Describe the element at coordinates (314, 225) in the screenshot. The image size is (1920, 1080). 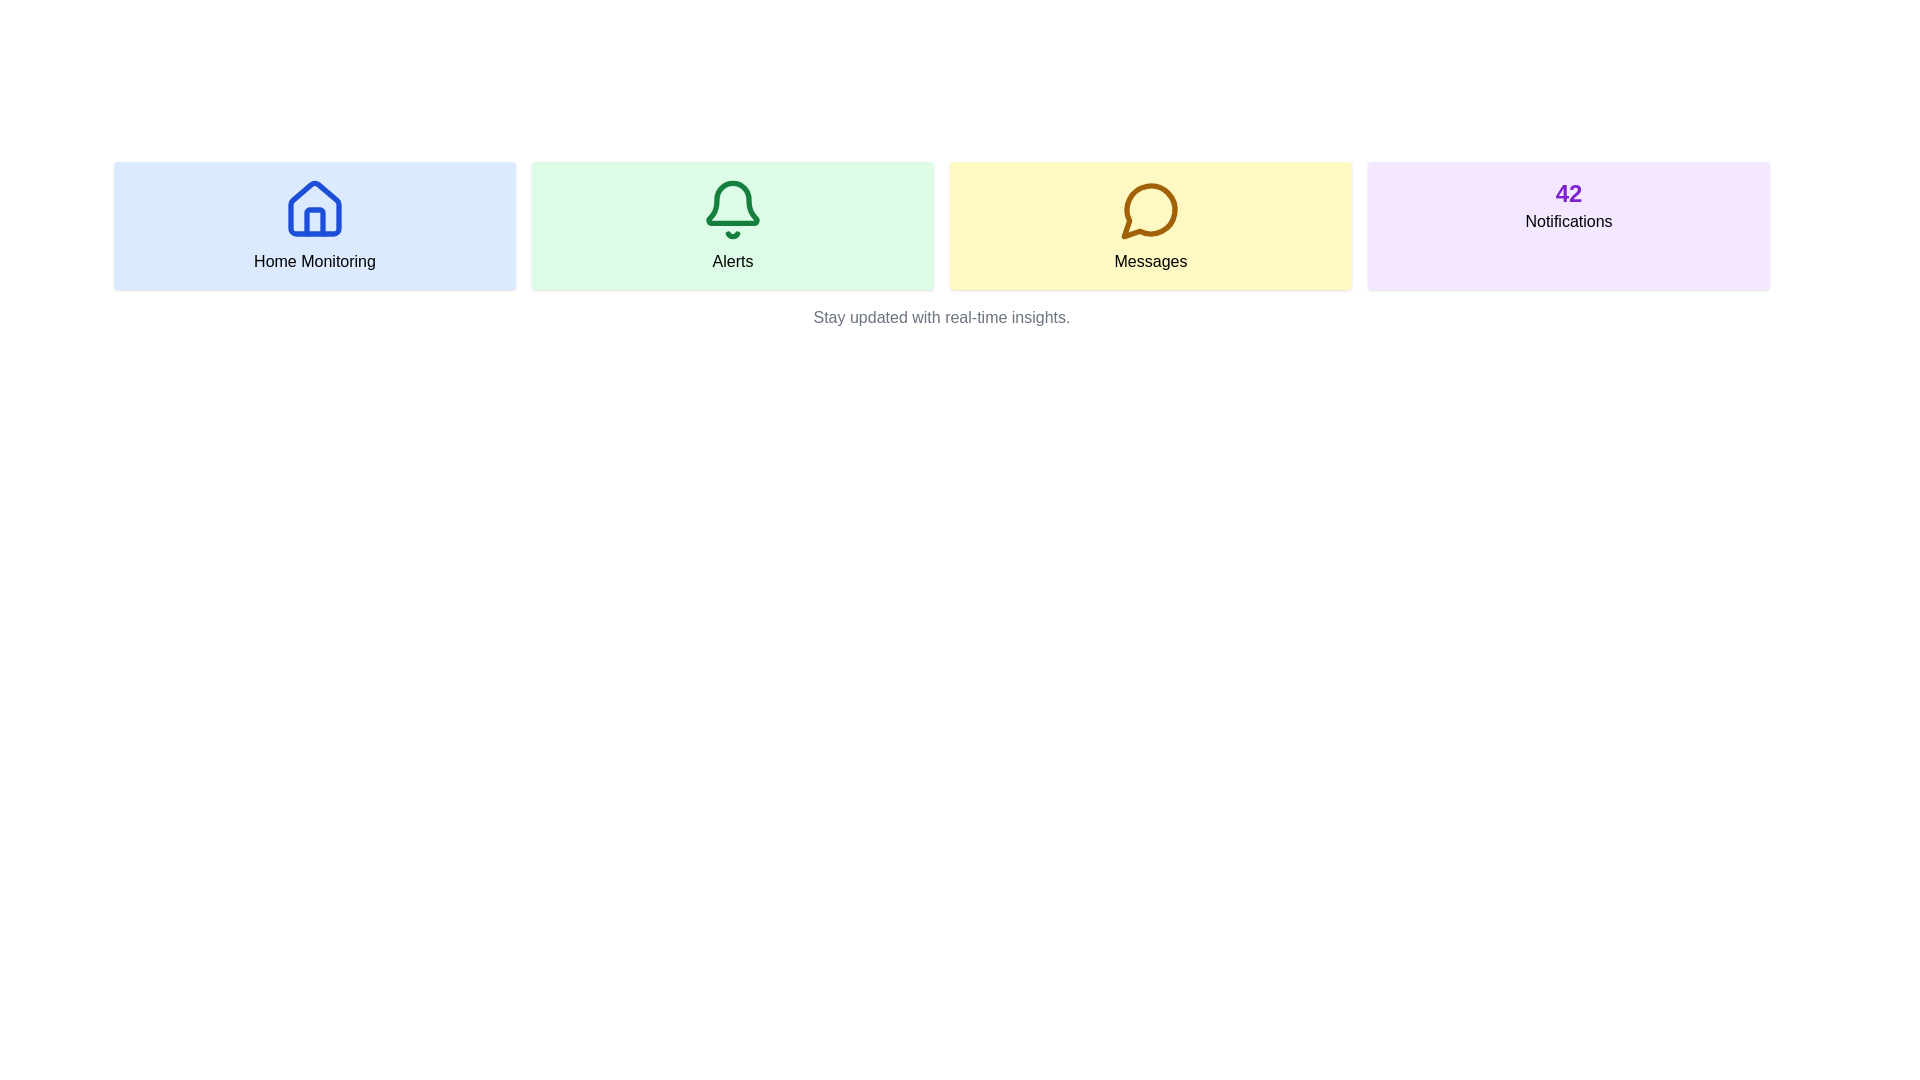
I see `the 'Home Monitoring' informational card located at the top-left side of the grid, which is the first among four similar rectangular elements` at that location.